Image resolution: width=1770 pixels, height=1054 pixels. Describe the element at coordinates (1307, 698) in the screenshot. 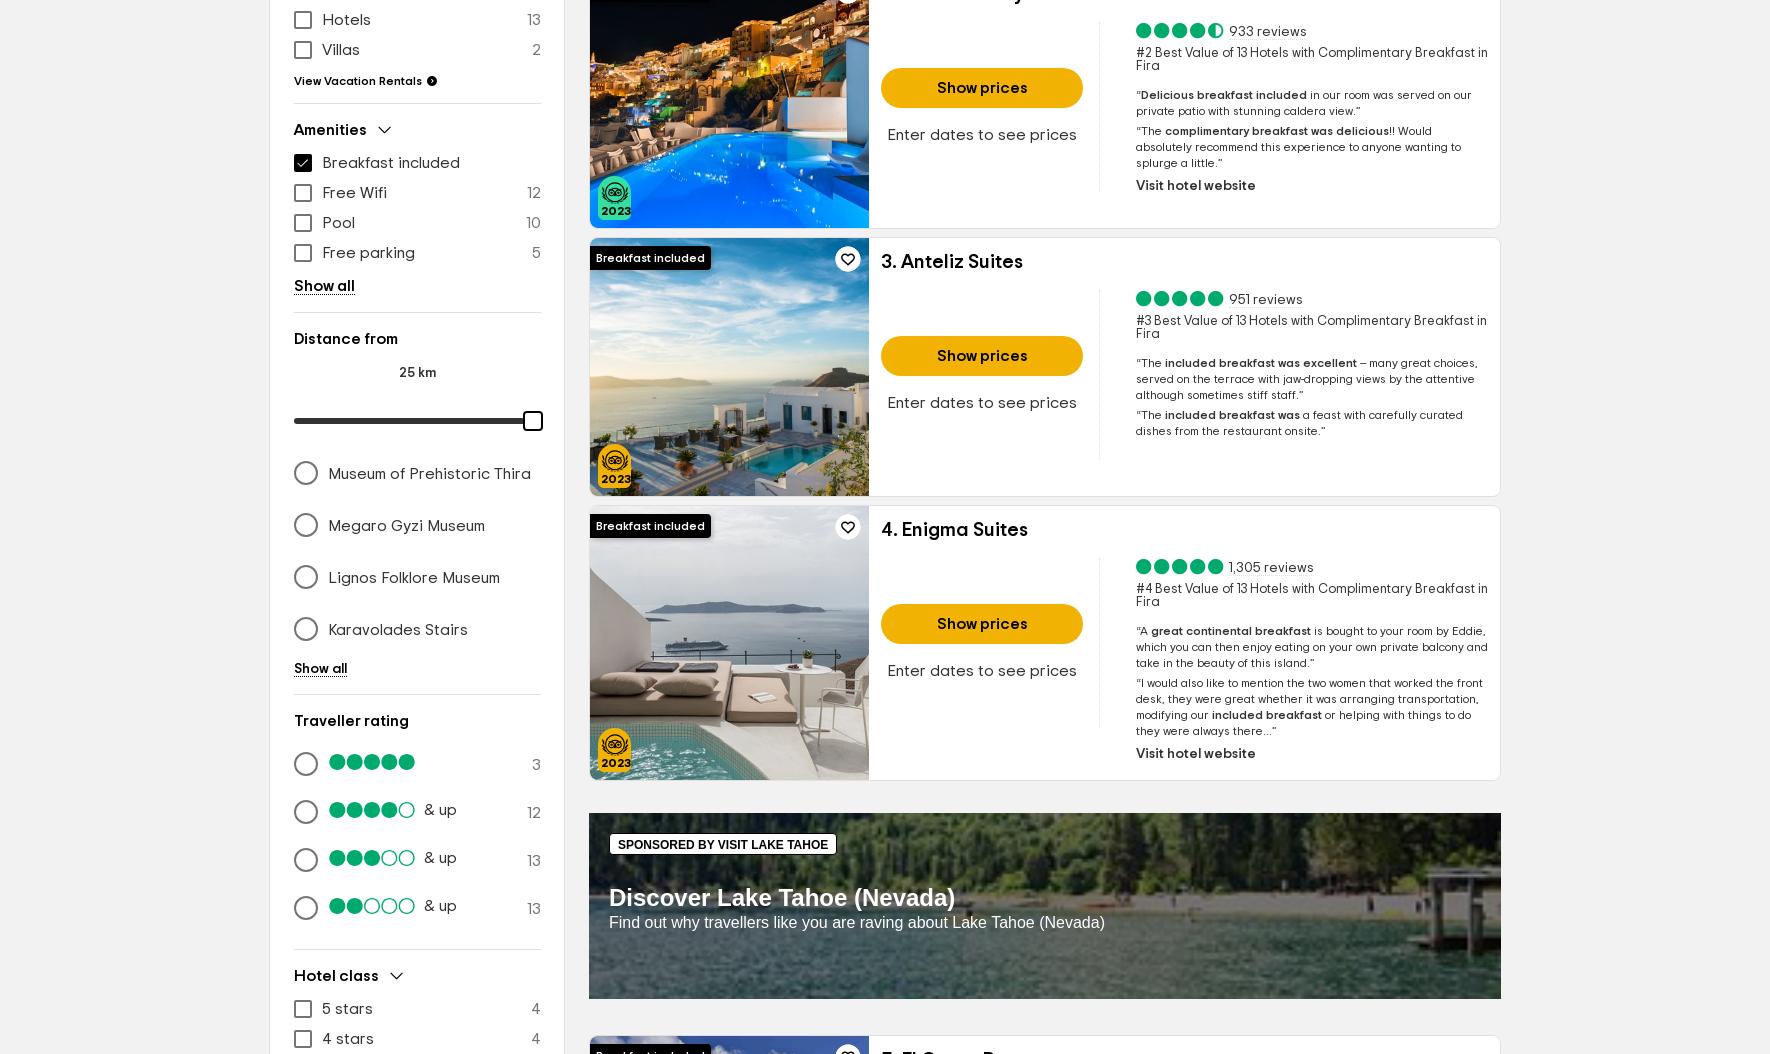

I see `'I would also like to mention the two women that worked the front desk, they were great whether it was arranging transportation, modifying'` at that location.